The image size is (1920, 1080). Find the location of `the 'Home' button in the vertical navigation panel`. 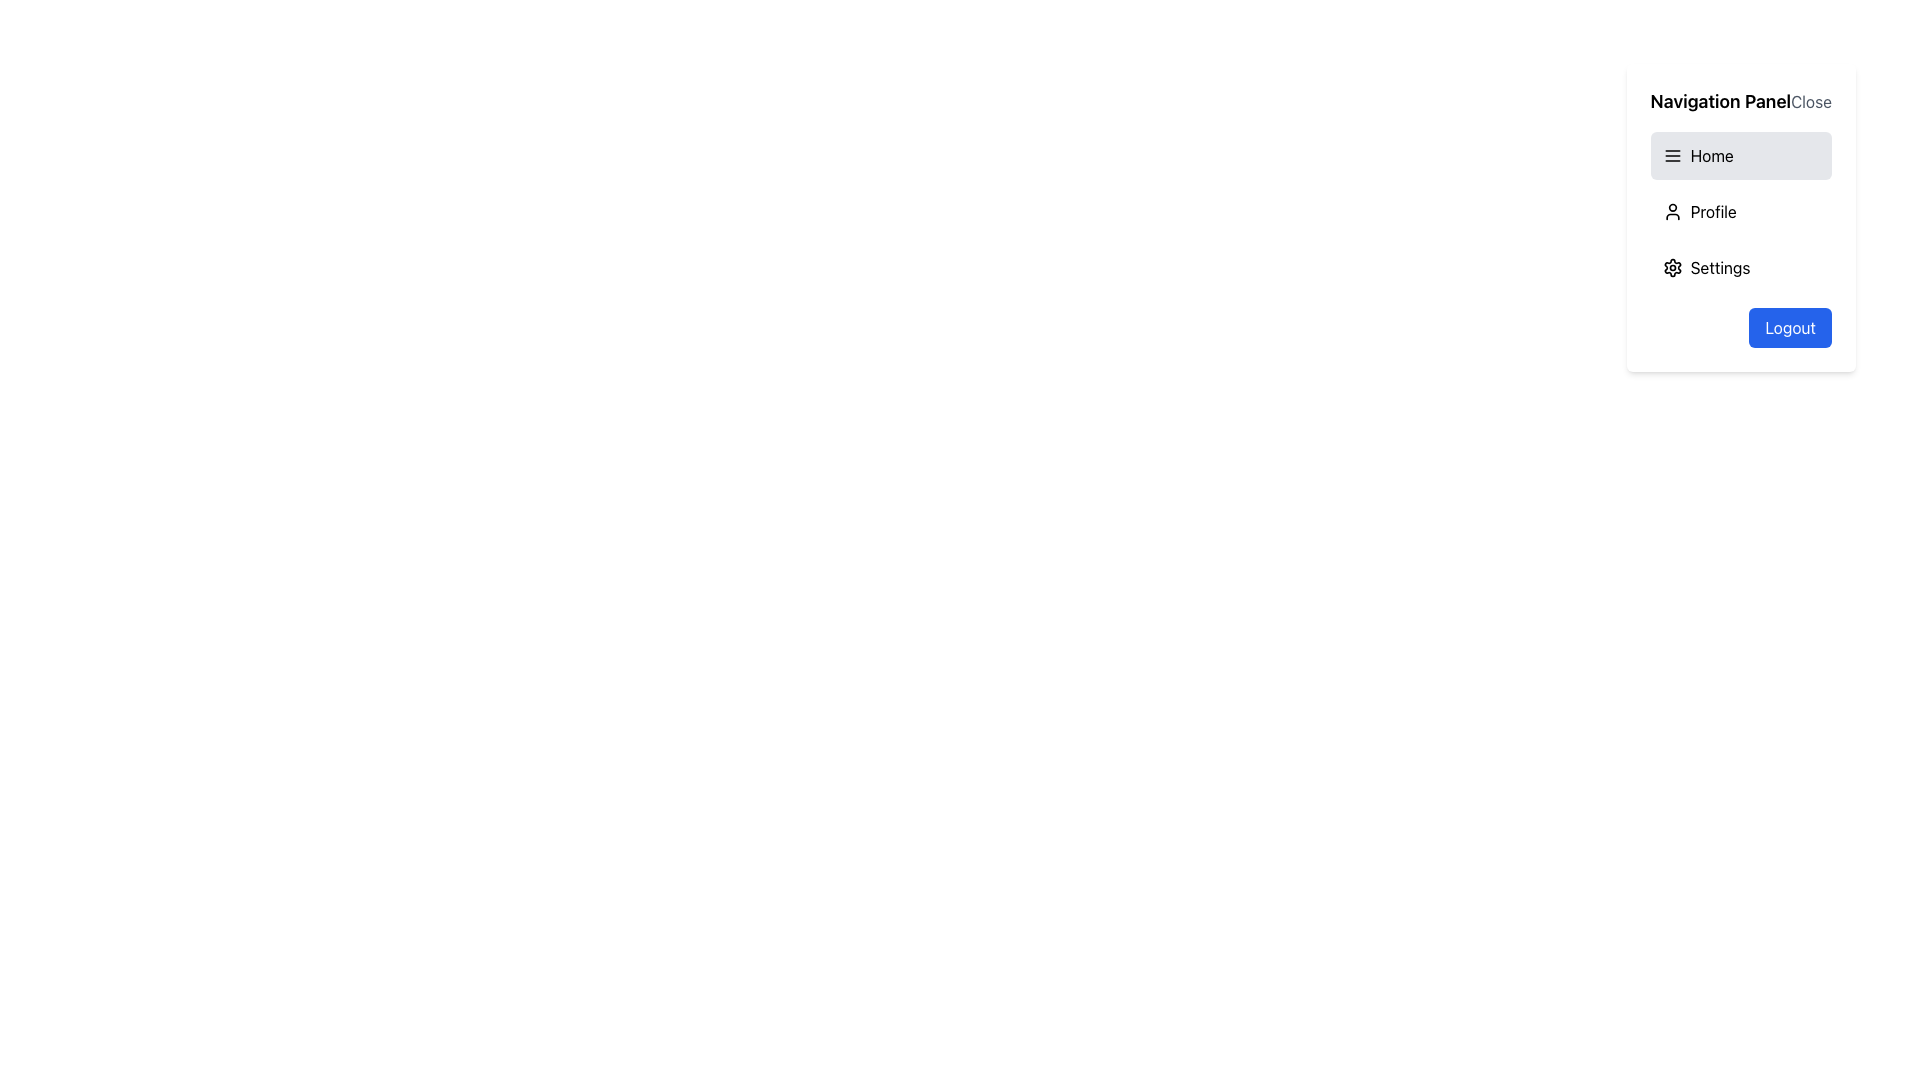

the 'Home' button in the vertical navigation panel is located at coordinates (1740, 154).